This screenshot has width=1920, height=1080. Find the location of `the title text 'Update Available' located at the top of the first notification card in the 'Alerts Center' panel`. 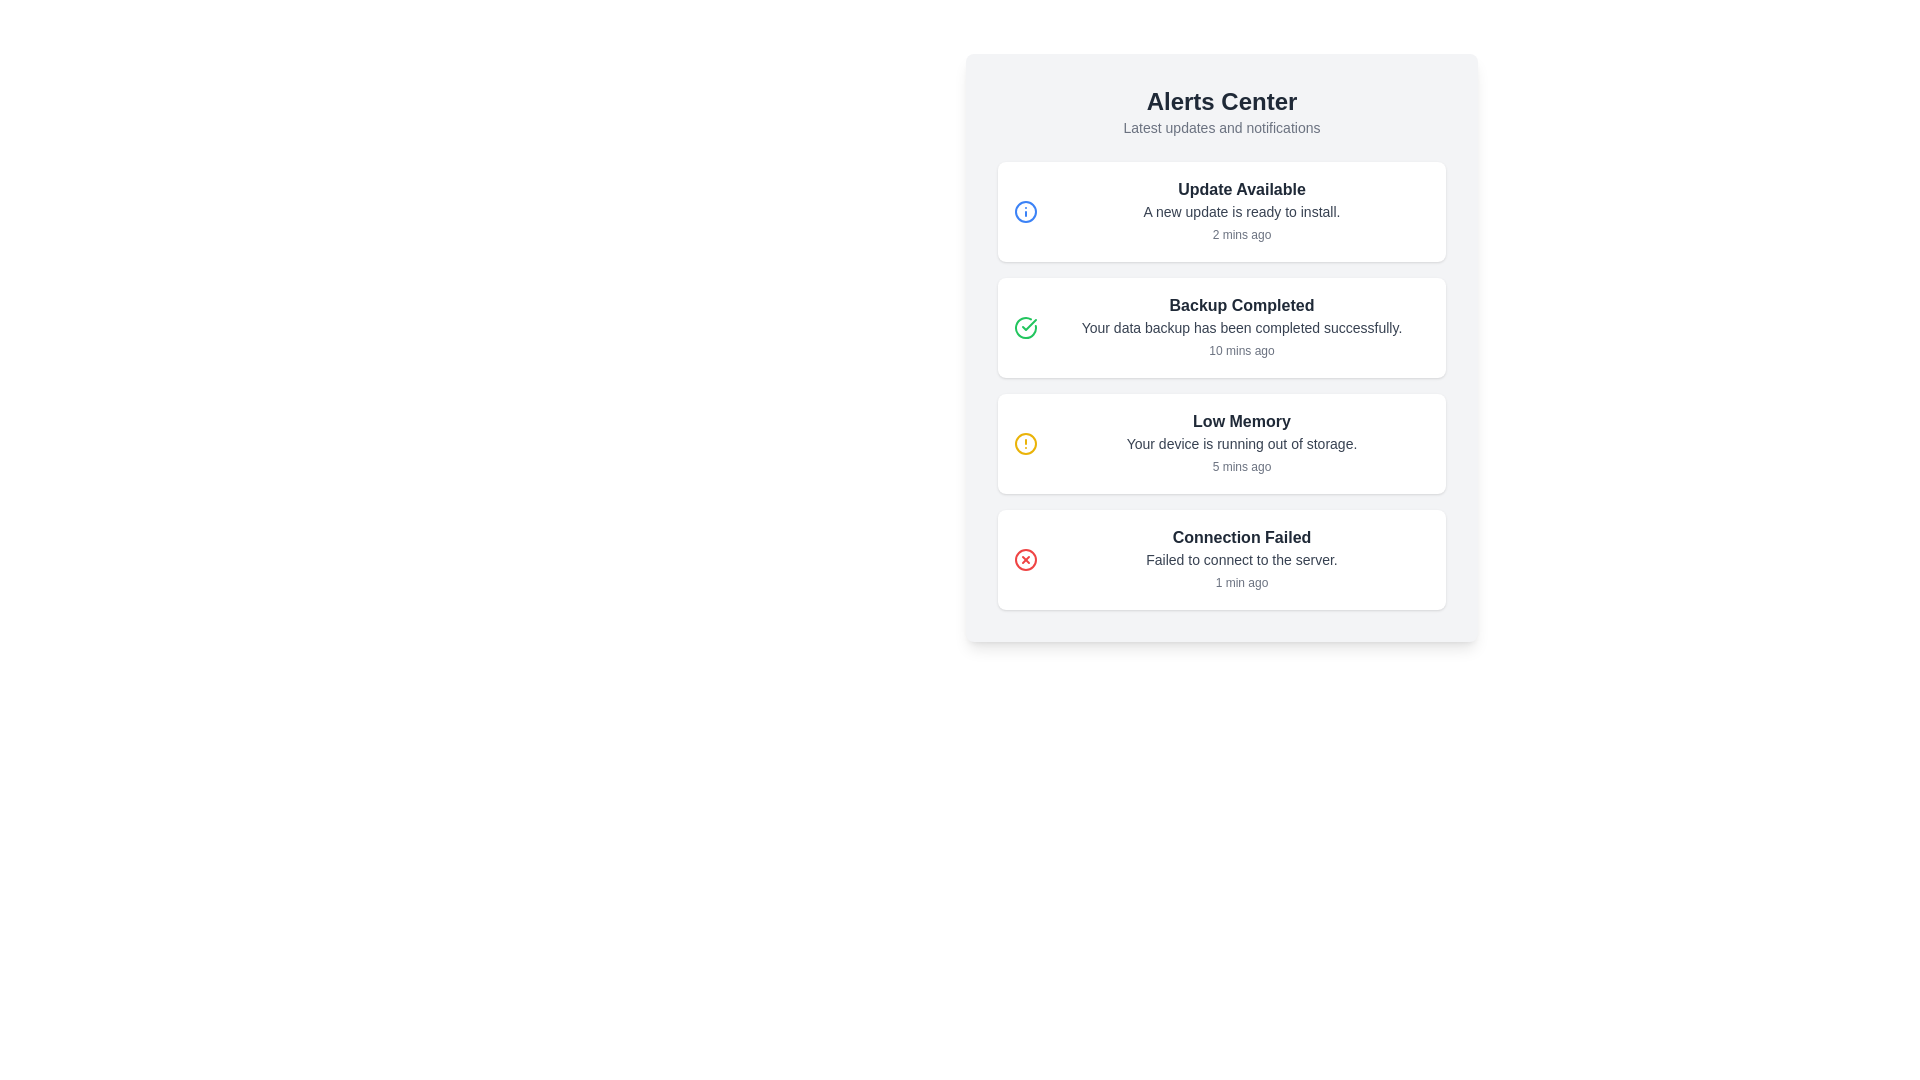

the title text 'Update Available' located at the top of the first notification card in the 'Alerts Center' panel is located at coordinates (1241, 189).